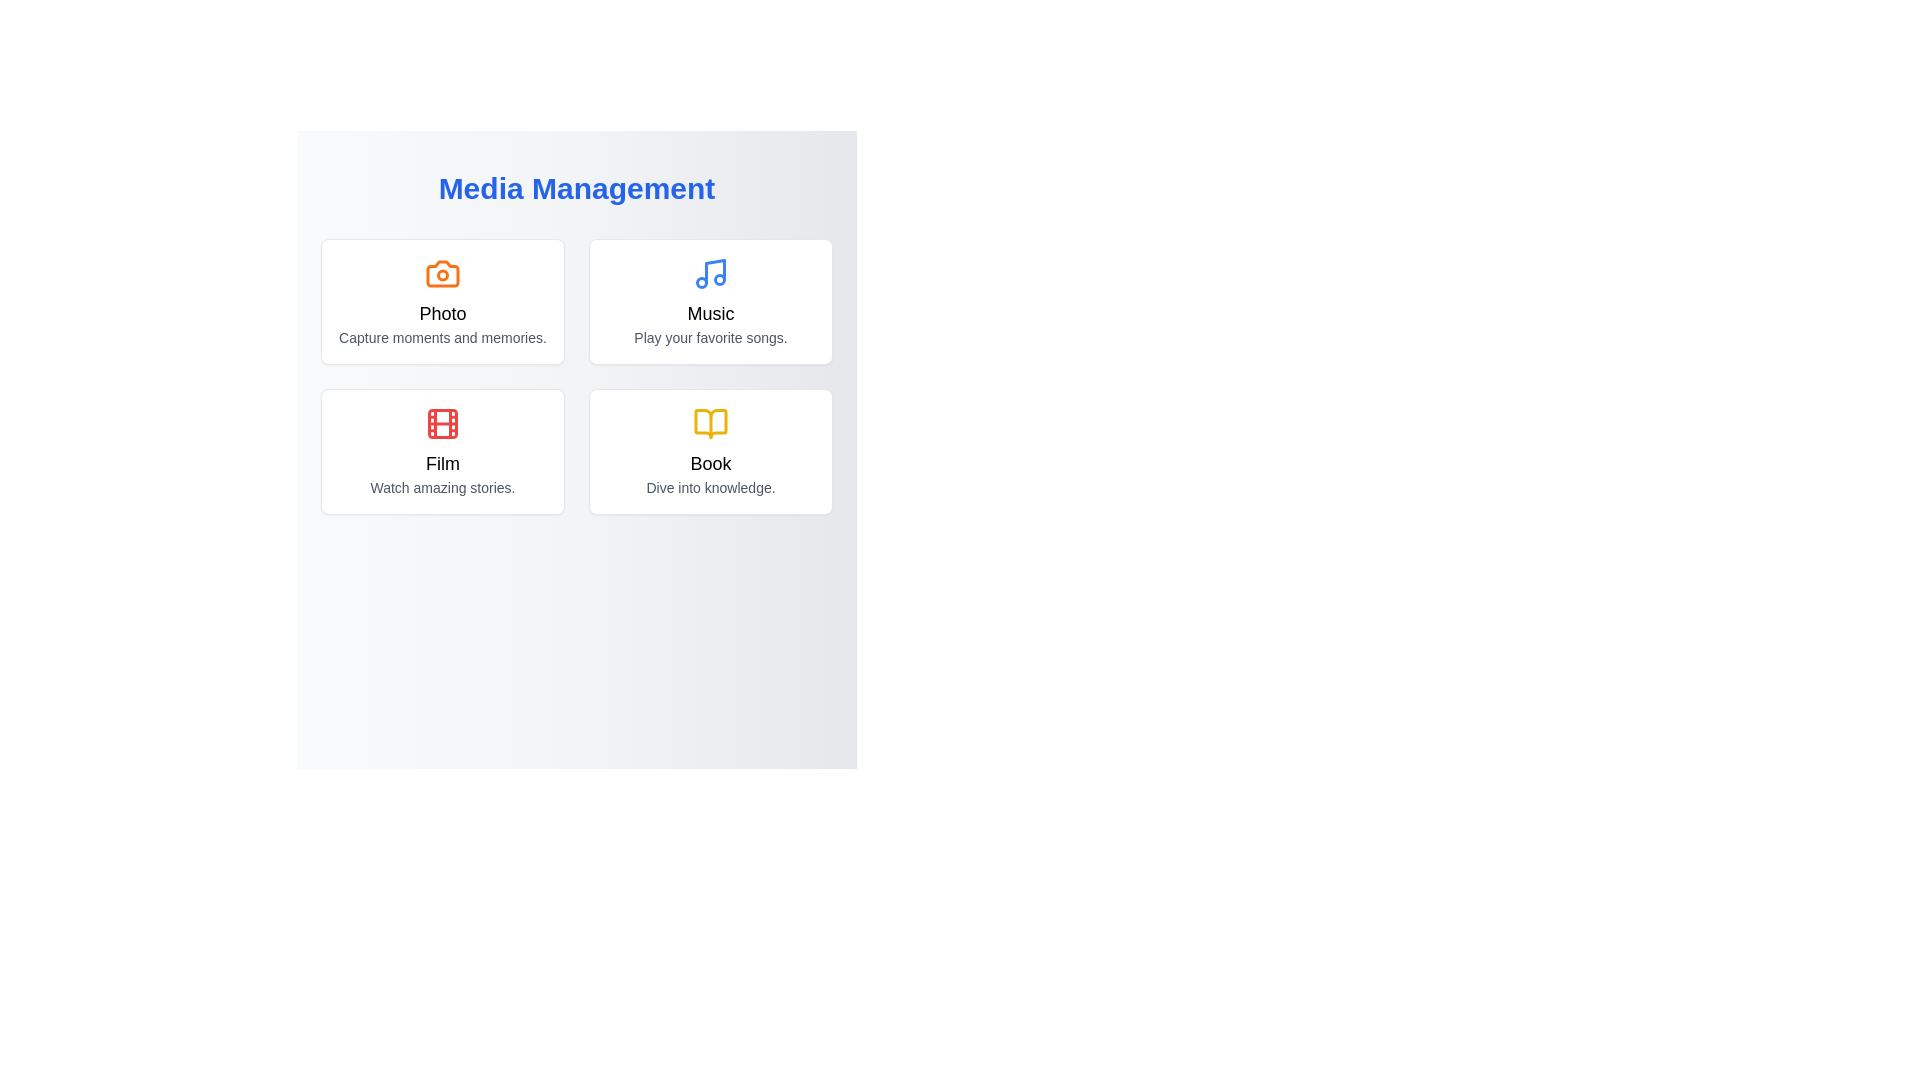 This screenshot has width=1920, height=1080. What do you see at coordinates (441, 423) in the screenshot?
I see `the red film icon located in the 'Film' section beneath the 'Media Management' header` at bounding box center [441, 423].